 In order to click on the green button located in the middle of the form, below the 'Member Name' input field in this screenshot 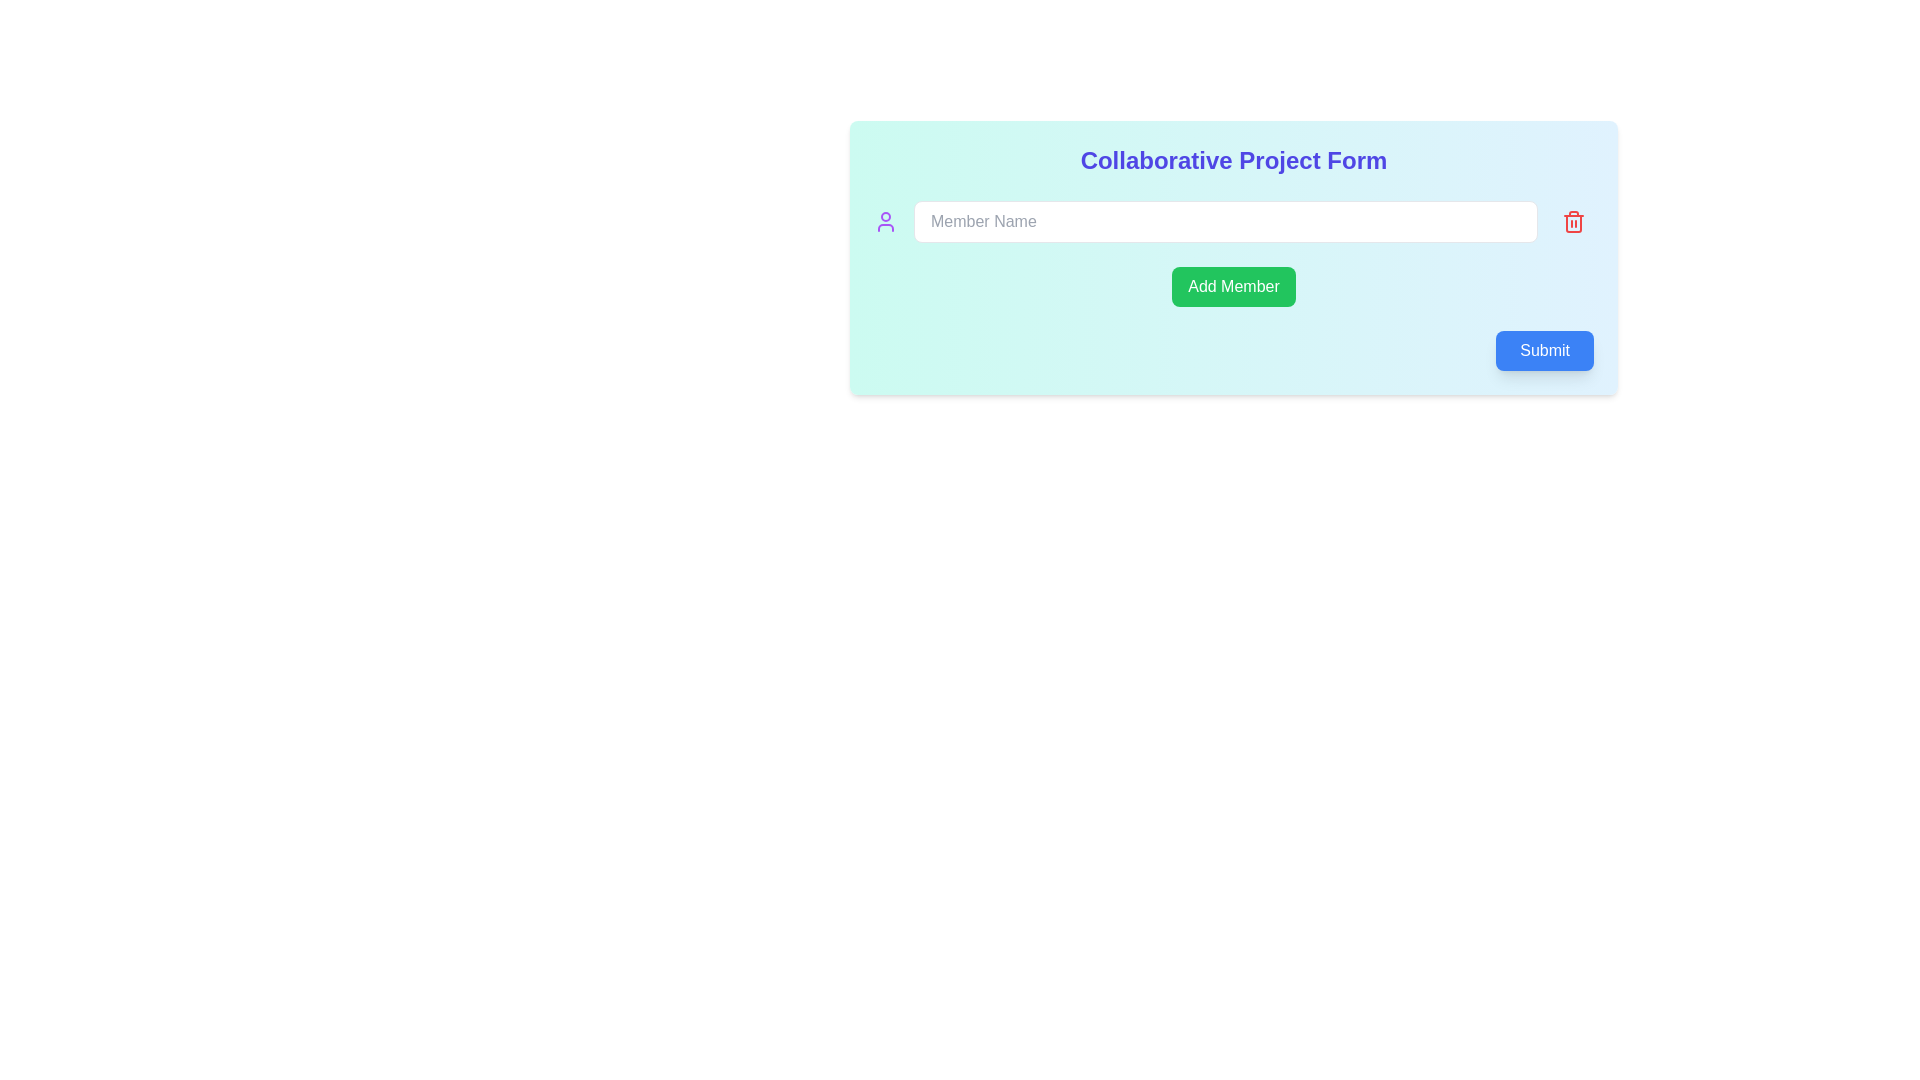, I will do `click(1232, 286)`.